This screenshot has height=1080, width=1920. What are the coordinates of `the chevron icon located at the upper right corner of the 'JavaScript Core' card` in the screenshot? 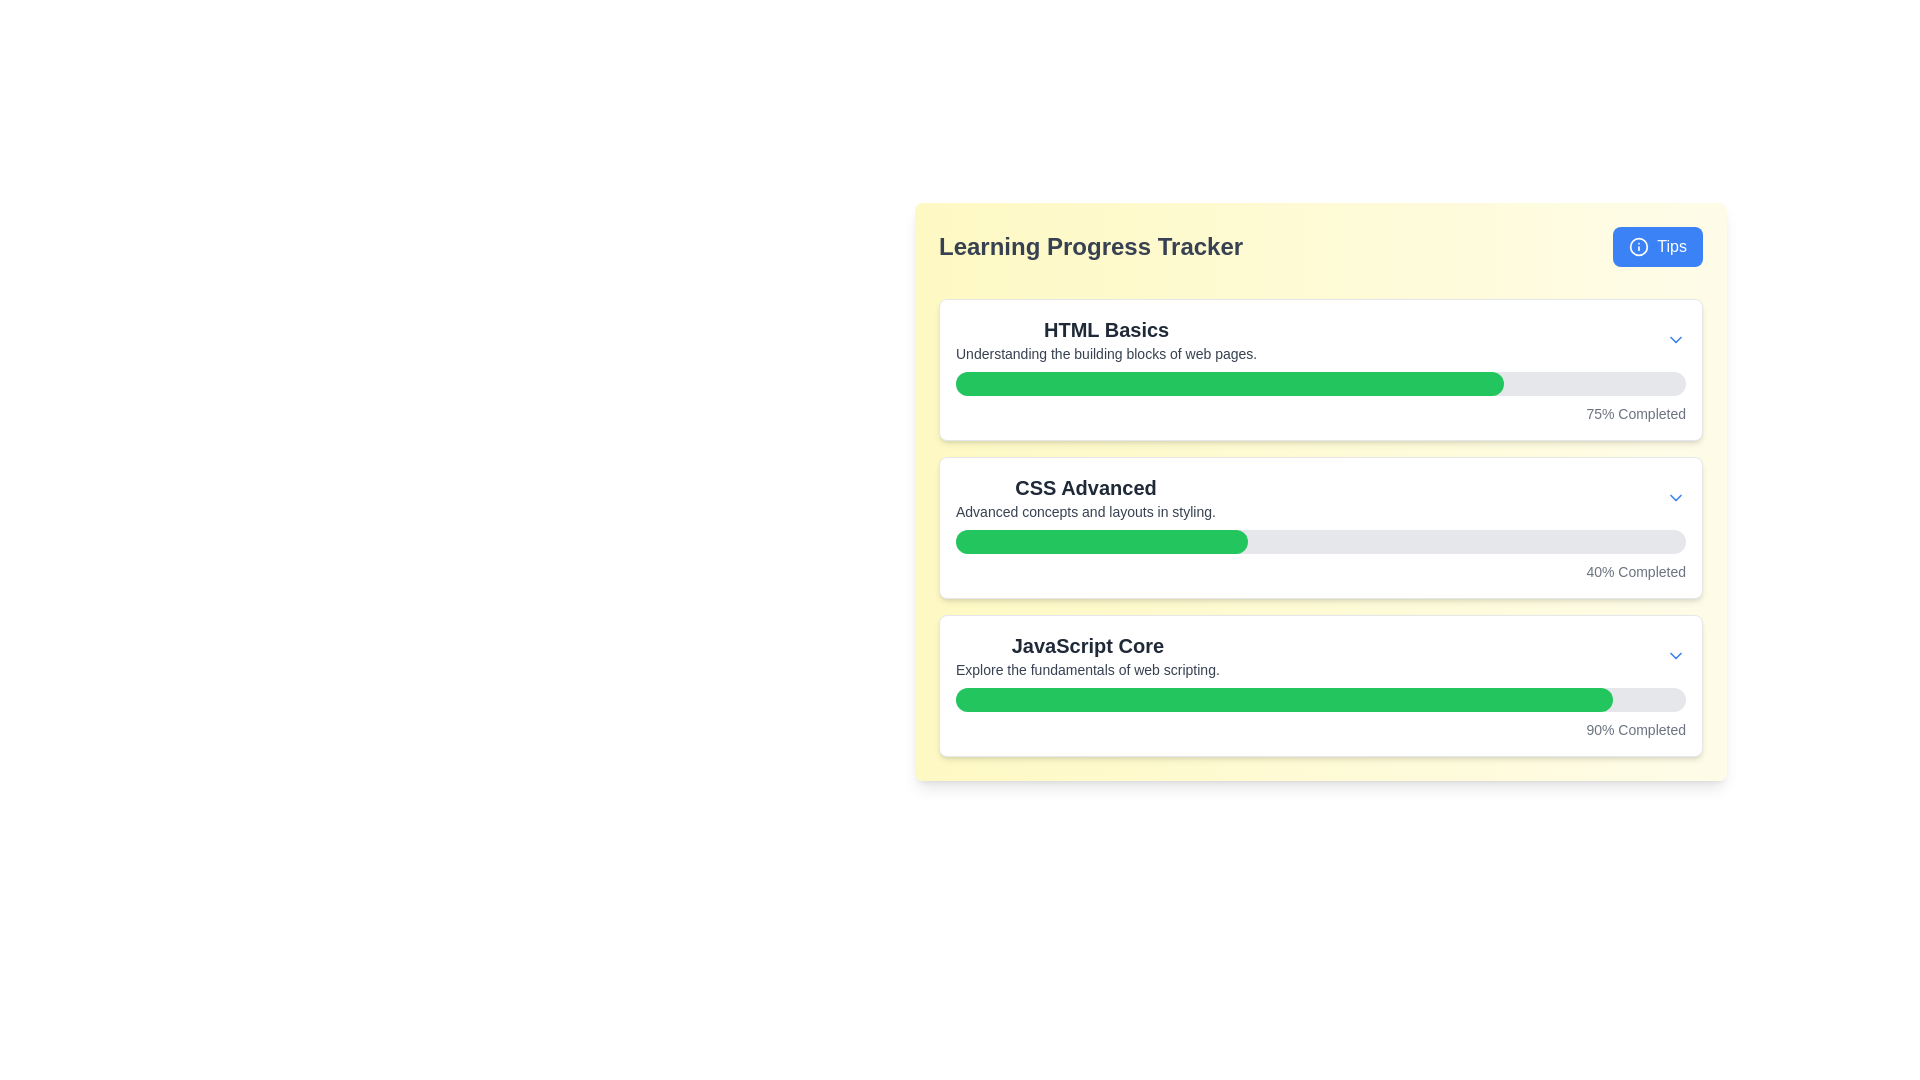 It's located at (1675, 655).